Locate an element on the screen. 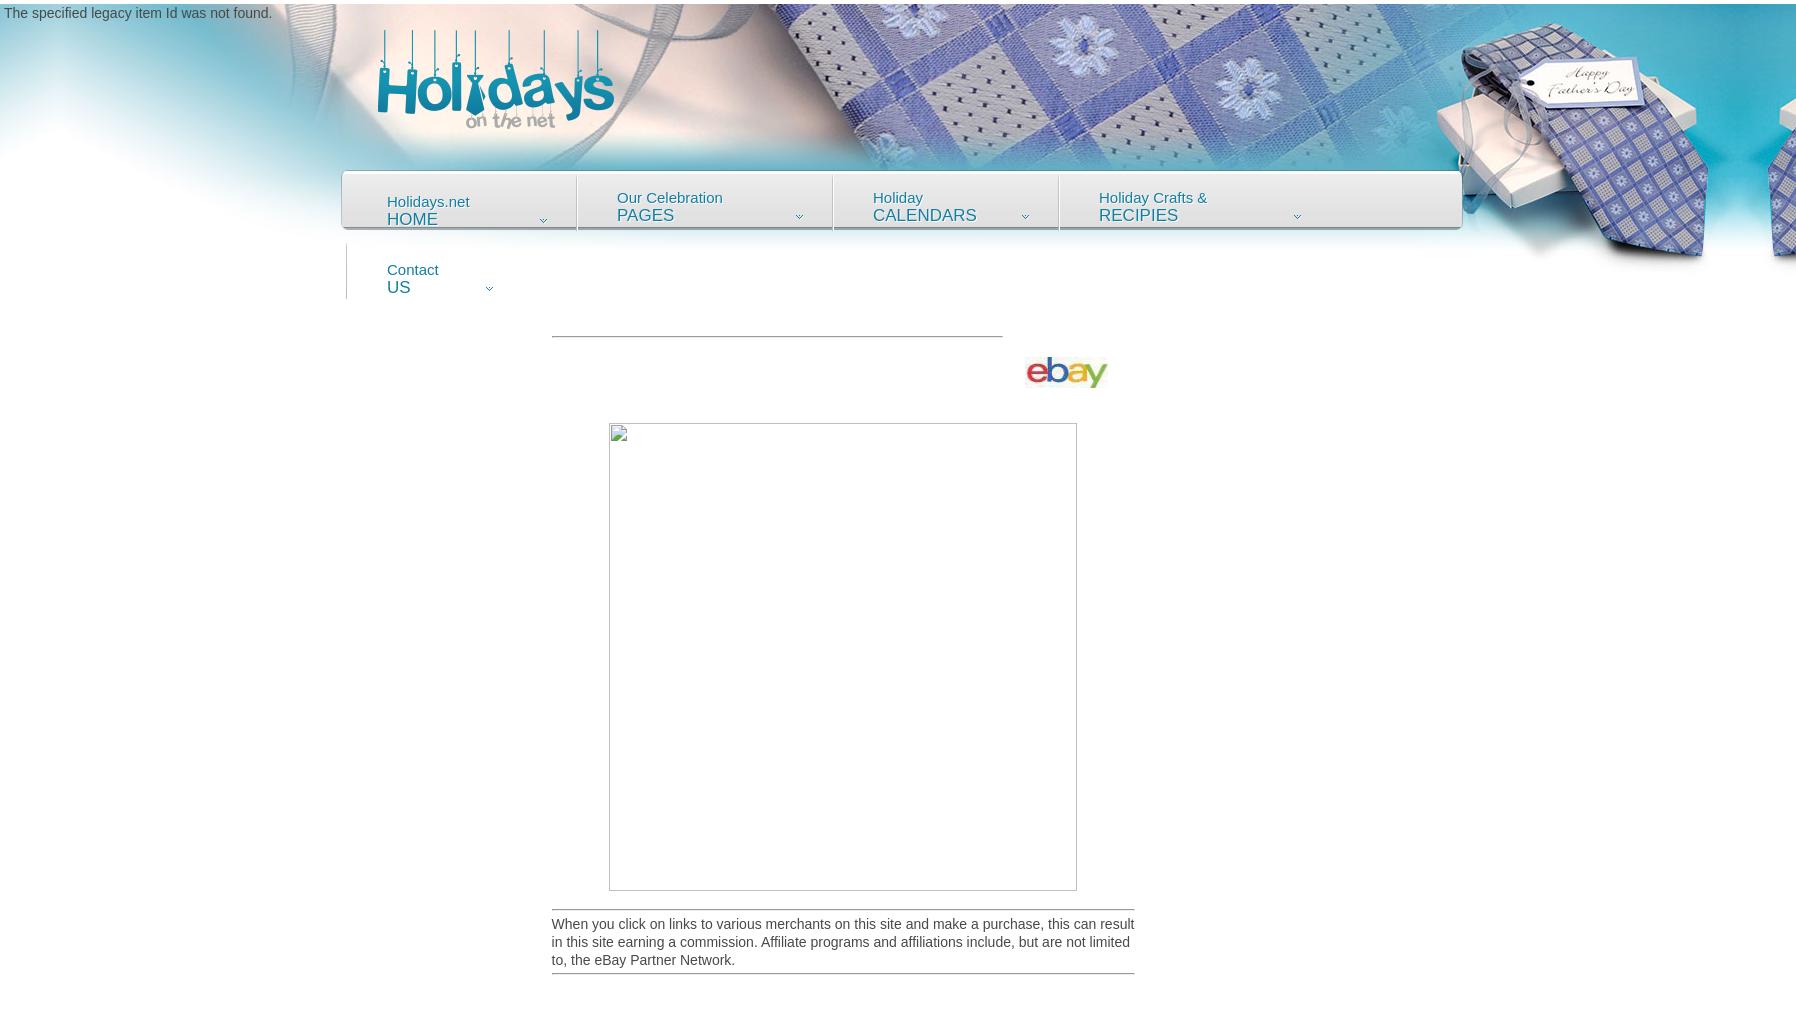 Image resolution: width=1796 pixels, height=1013 pixels. 'Recipies' is located at coordinates (1097, 214).